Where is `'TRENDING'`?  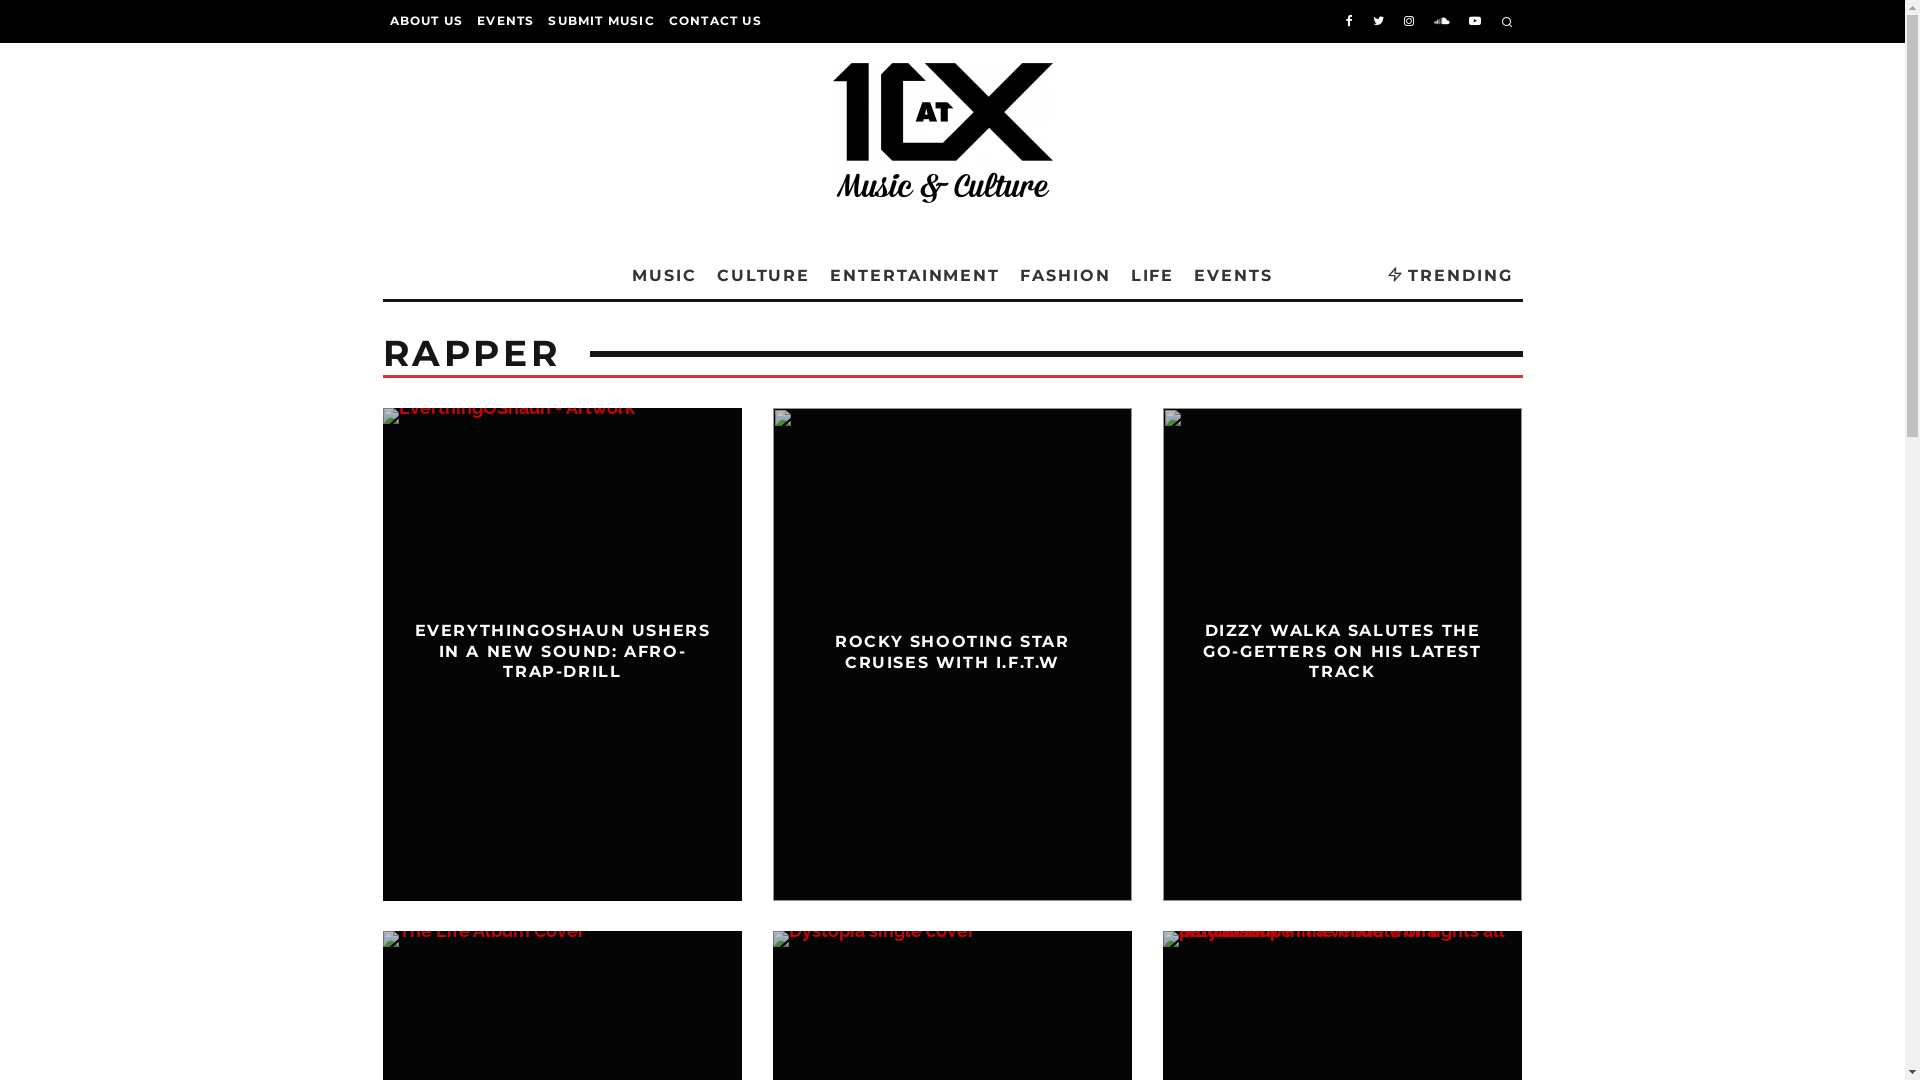
'TRENDING' is located at coordinates (1449, 276).